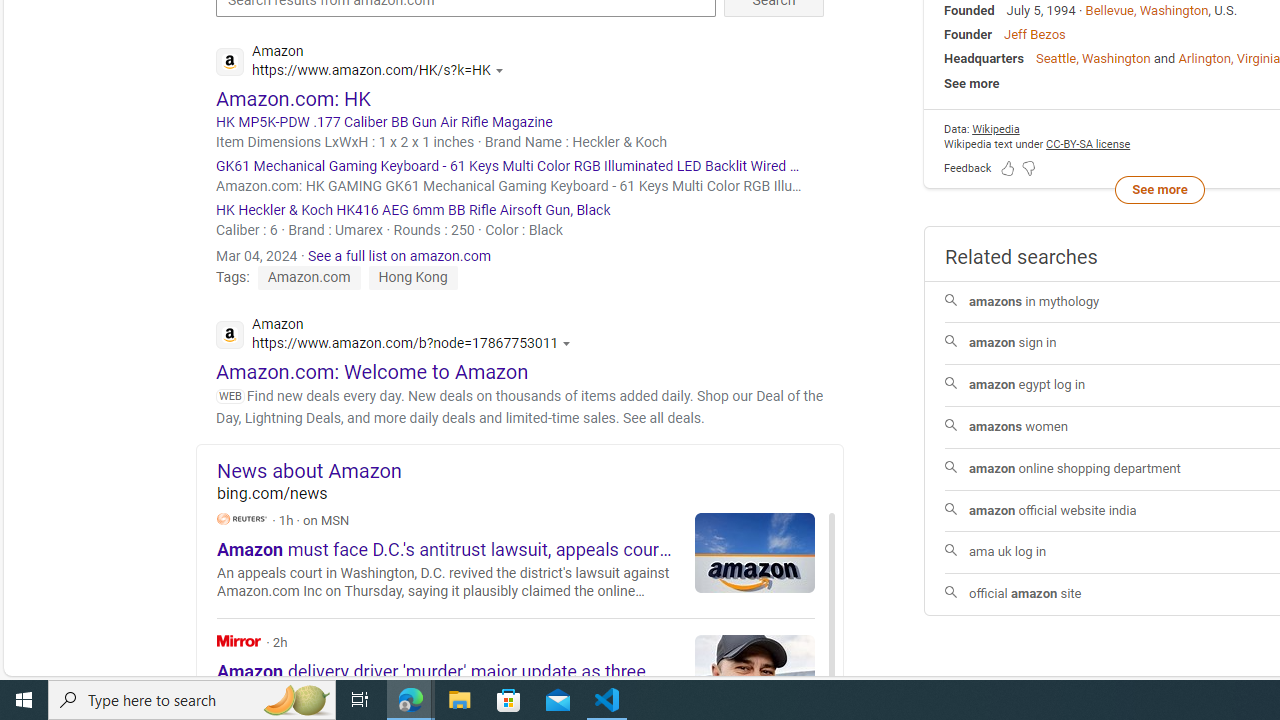 The width and height of the screenshot is (1280, 720). I want to click on 'Data attribution Wikipedia', so click(995, 129).